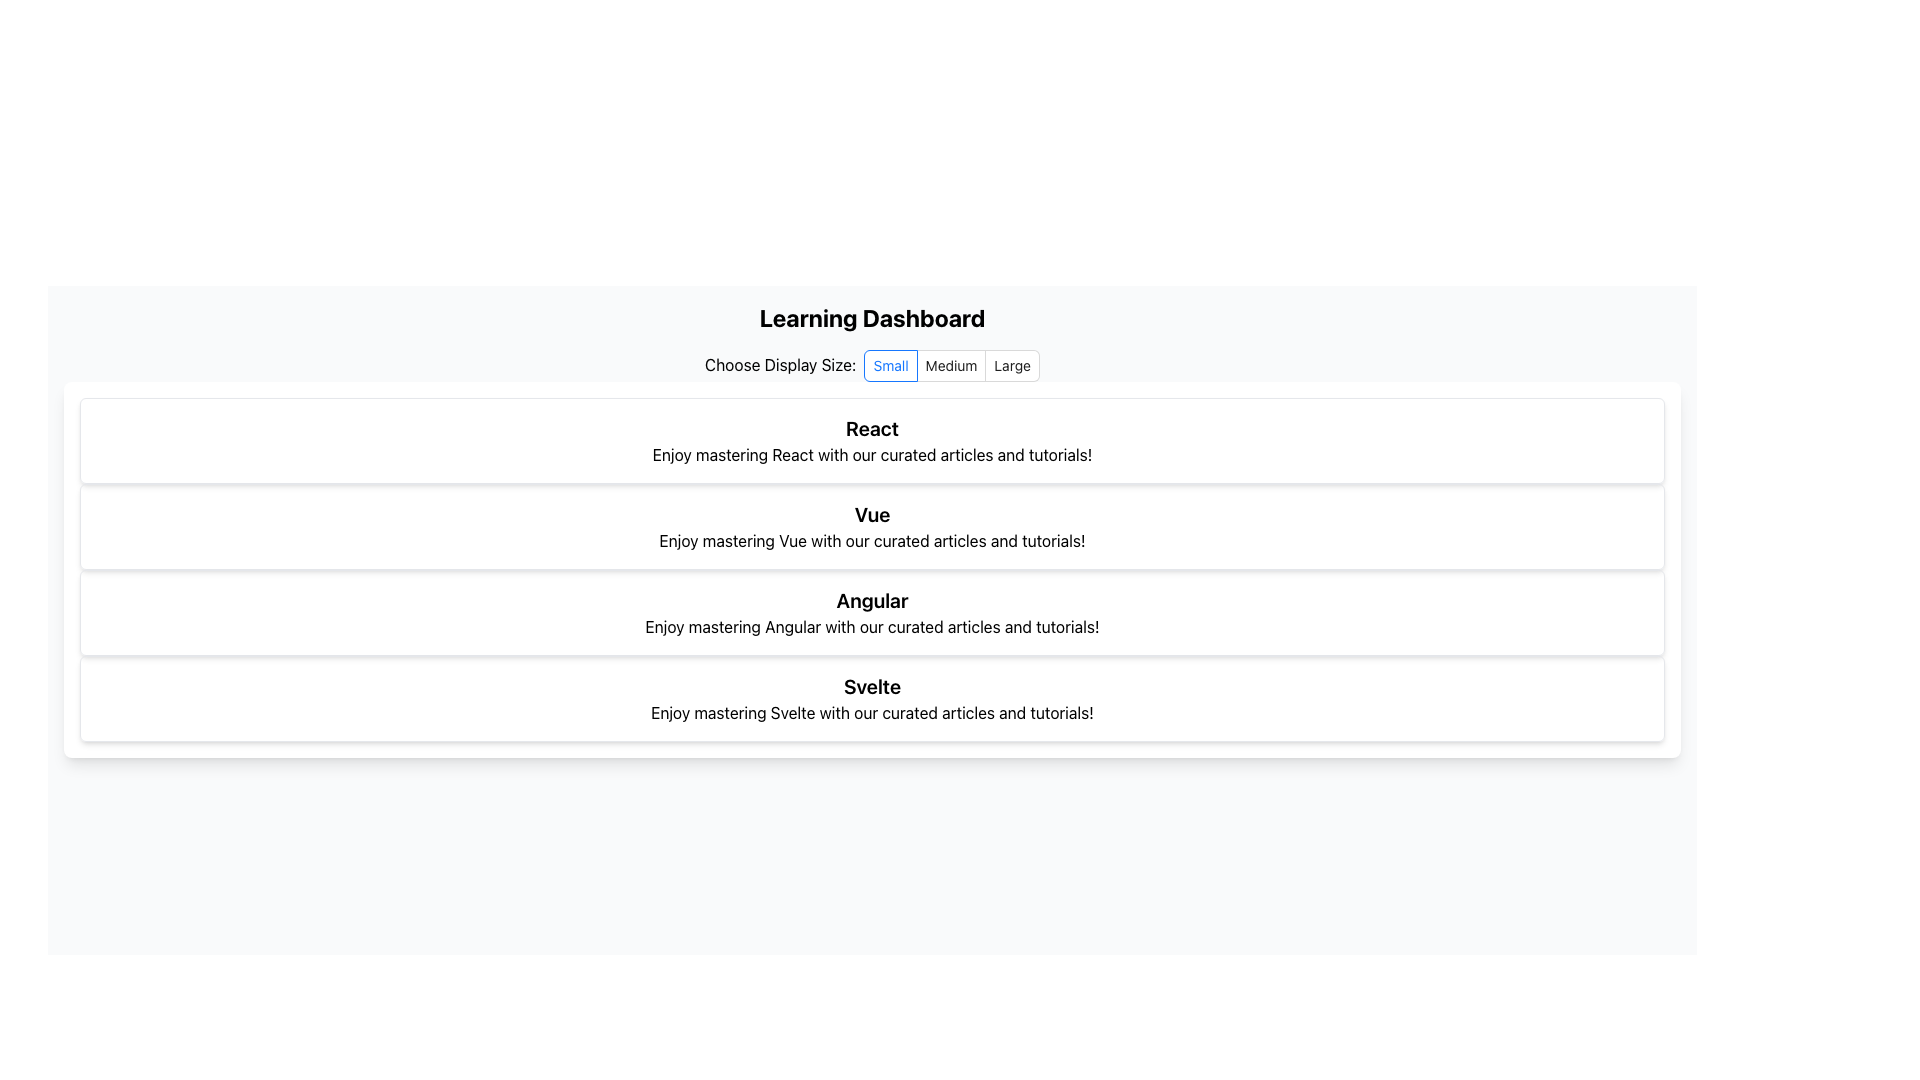 This screenshot has width=1920, height=1080. What do you see at coordinates (872, 540) in the screenshot?
I see `description text located within the card titled 'Vue', which is the second entry in a list of framework cards` at bounding box center [872, 540].